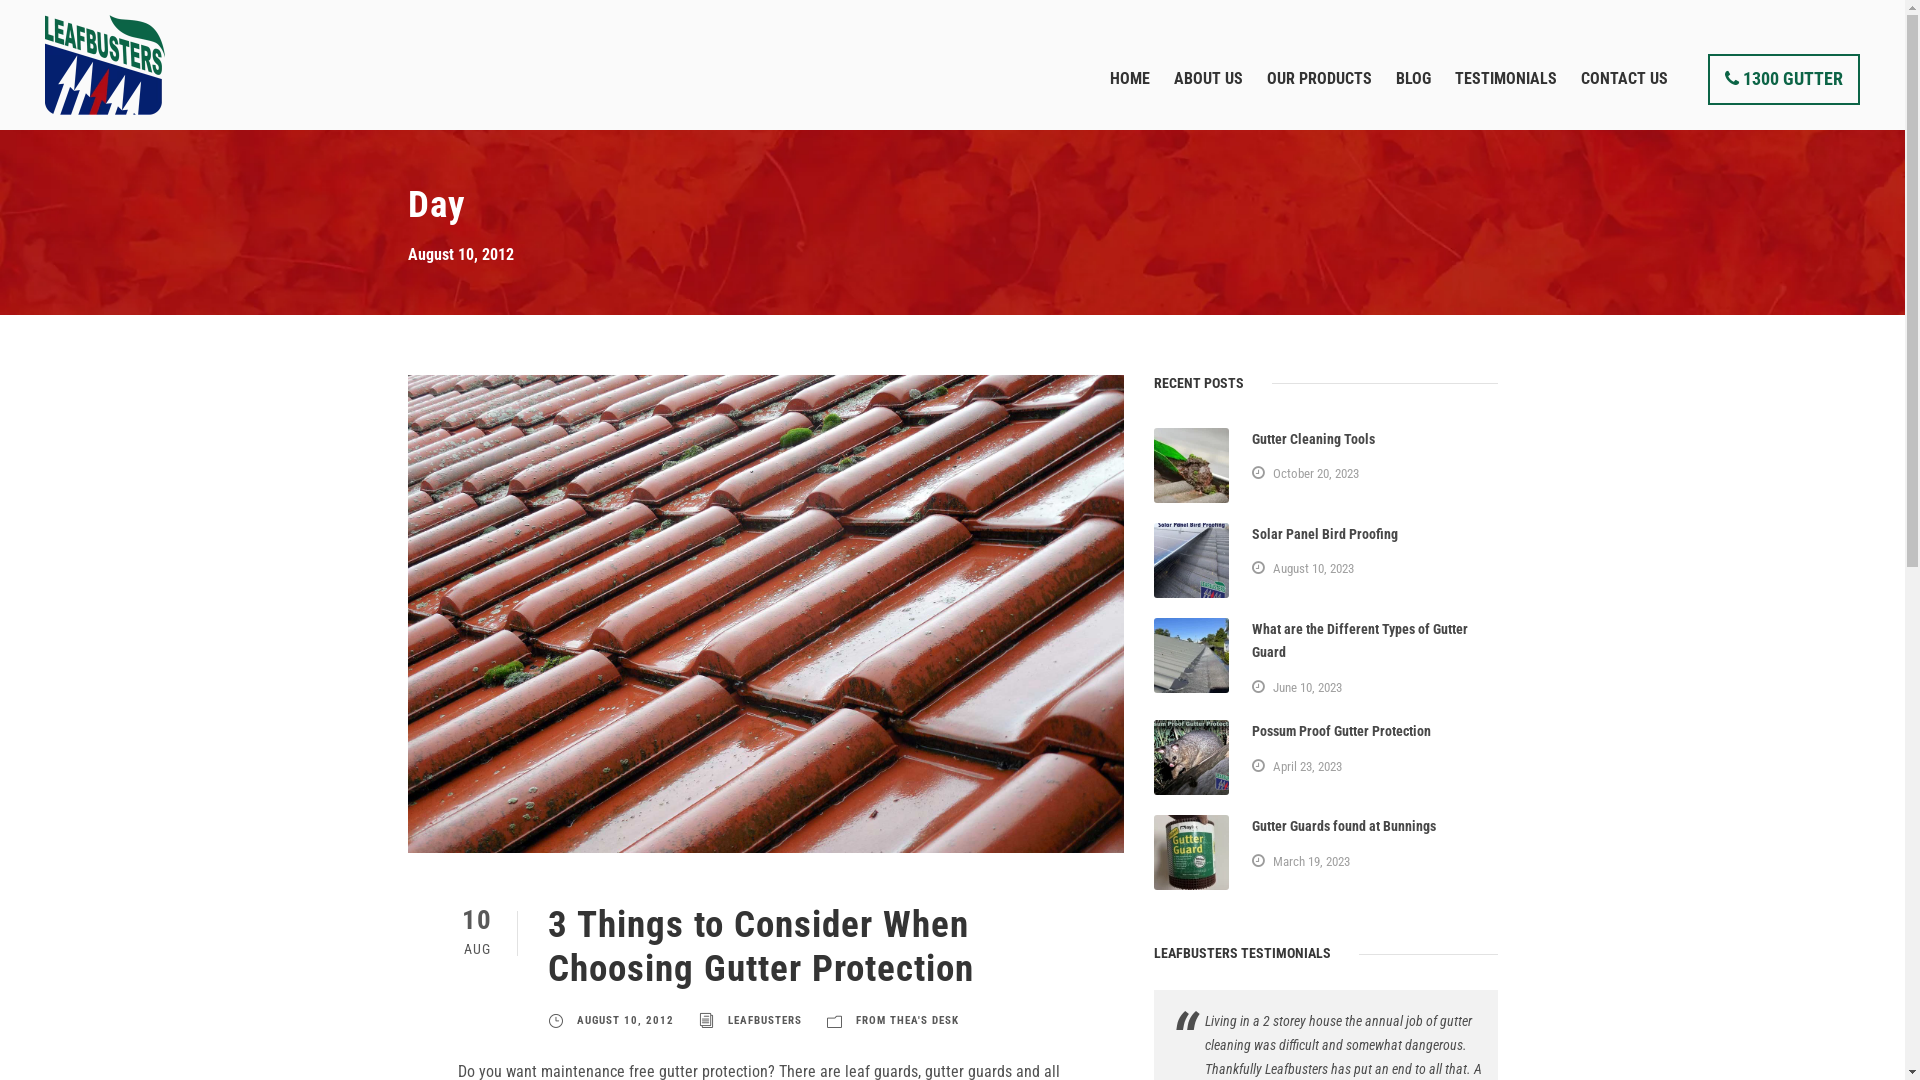 The height and width of the screenshot is (1080, 1920). I want to click on 'TESTIMONIALS', so click(1506, 97).